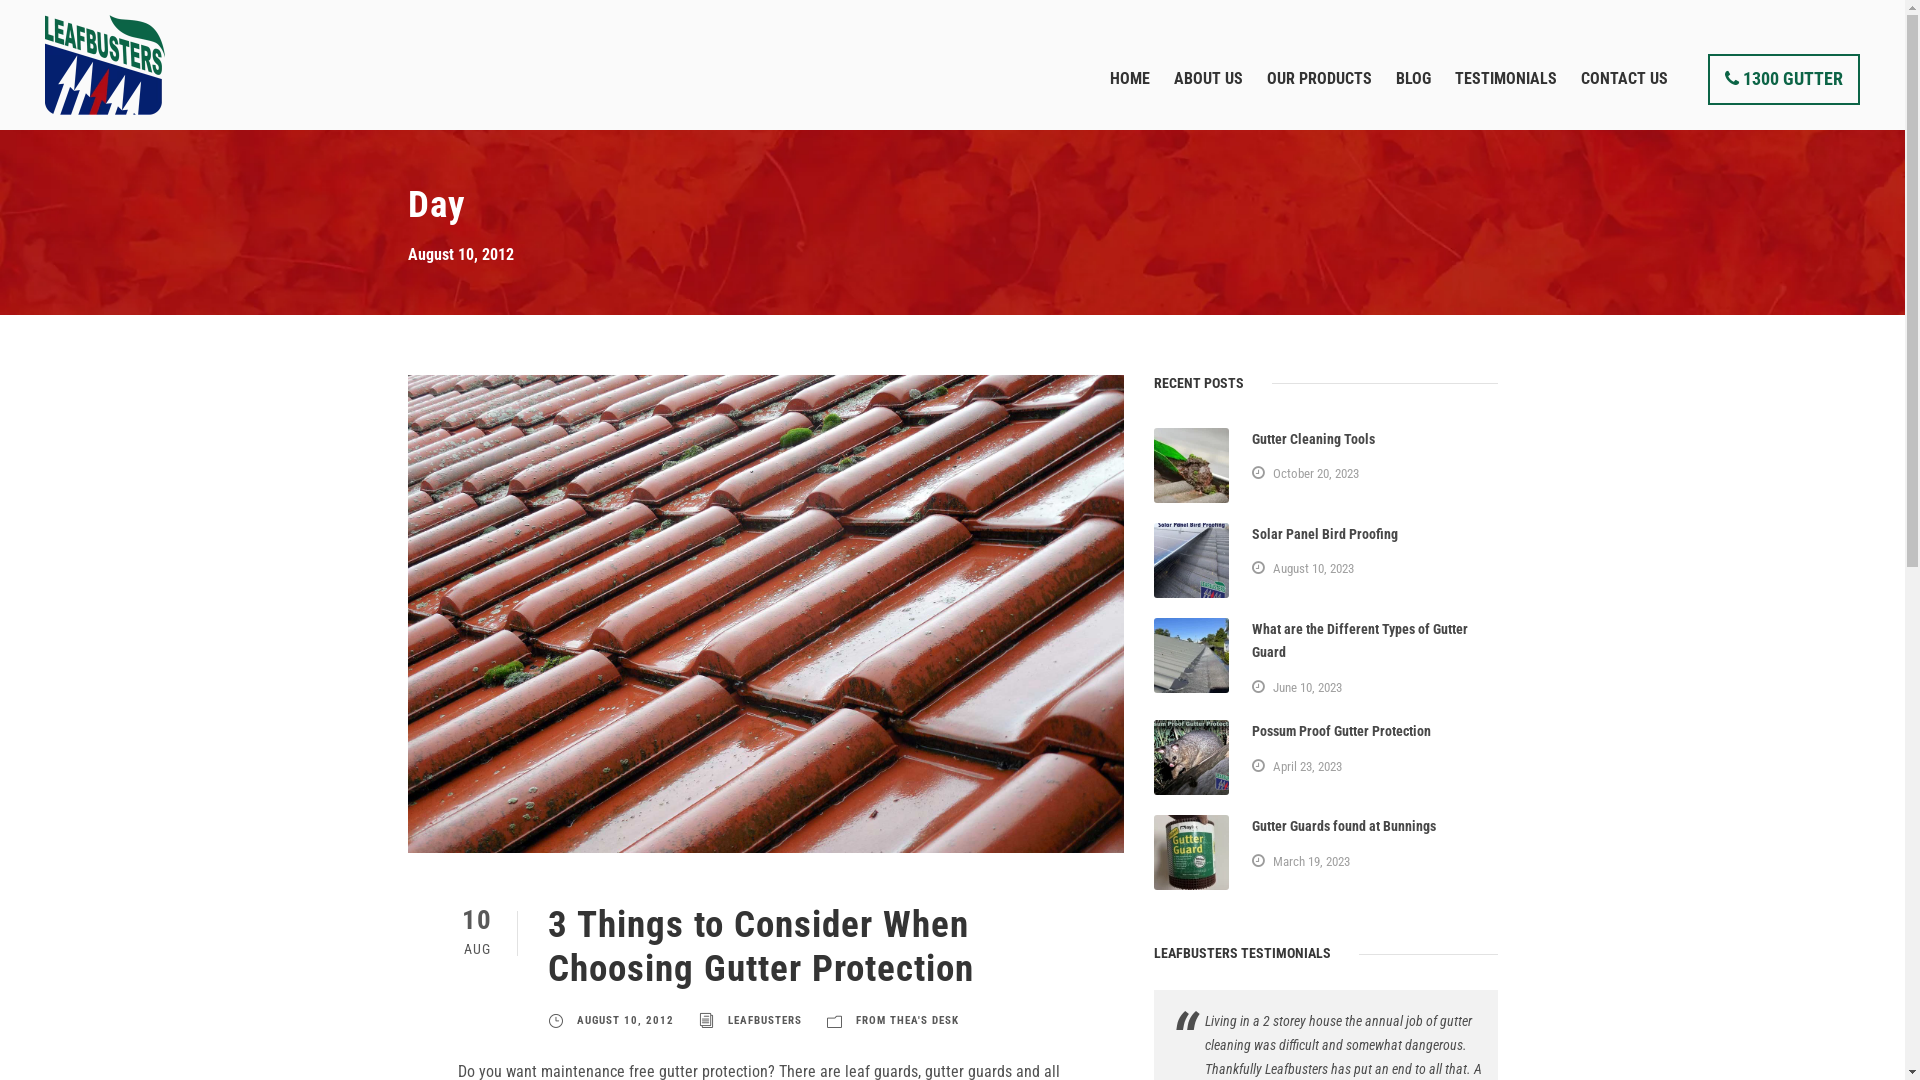 The height and width of the screenshot is (1080, 1920). I want to click on 'TESTIMONIALS', so click(1506, 97).